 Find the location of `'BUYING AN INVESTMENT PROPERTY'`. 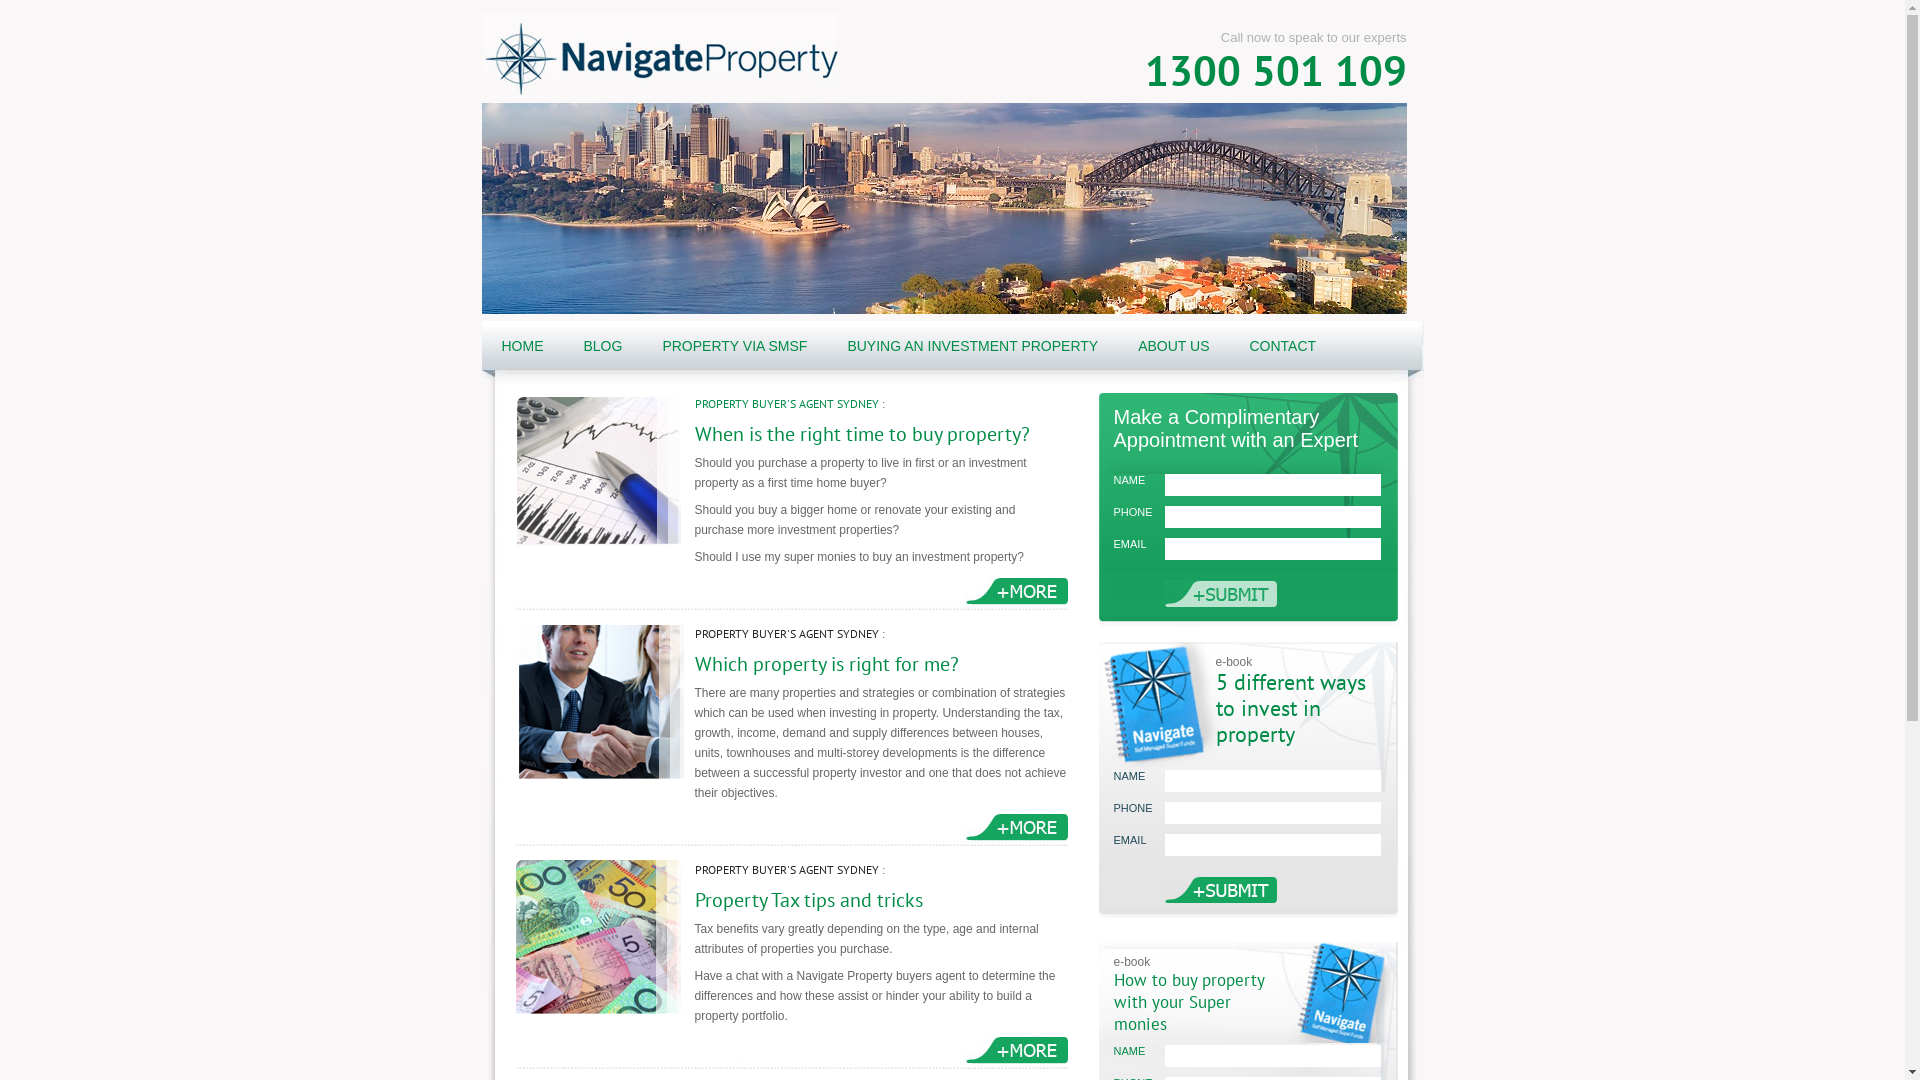

'BUYING AN INVESTMENT PROPERTY' is located at coordinates (972, 345).